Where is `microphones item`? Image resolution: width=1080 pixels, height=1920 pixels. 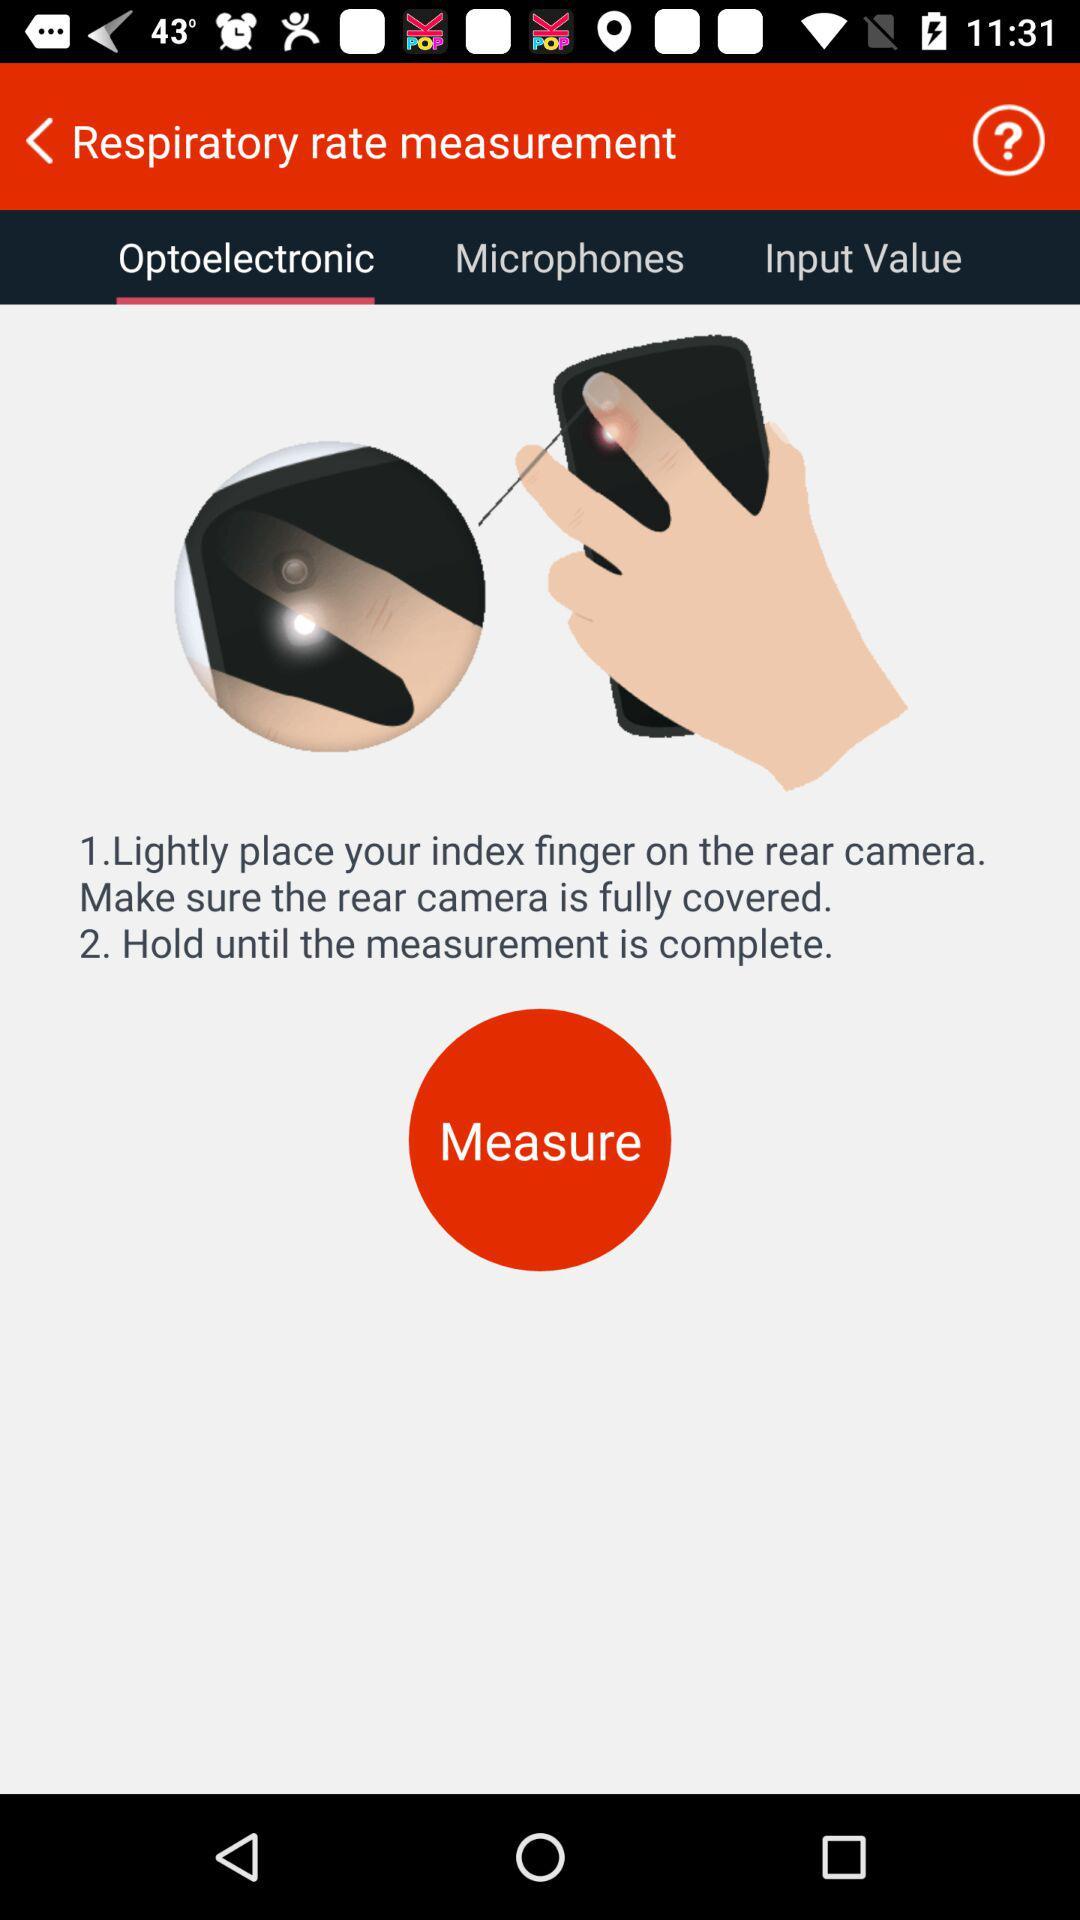 microphones item is located at coordinates (569, 256).